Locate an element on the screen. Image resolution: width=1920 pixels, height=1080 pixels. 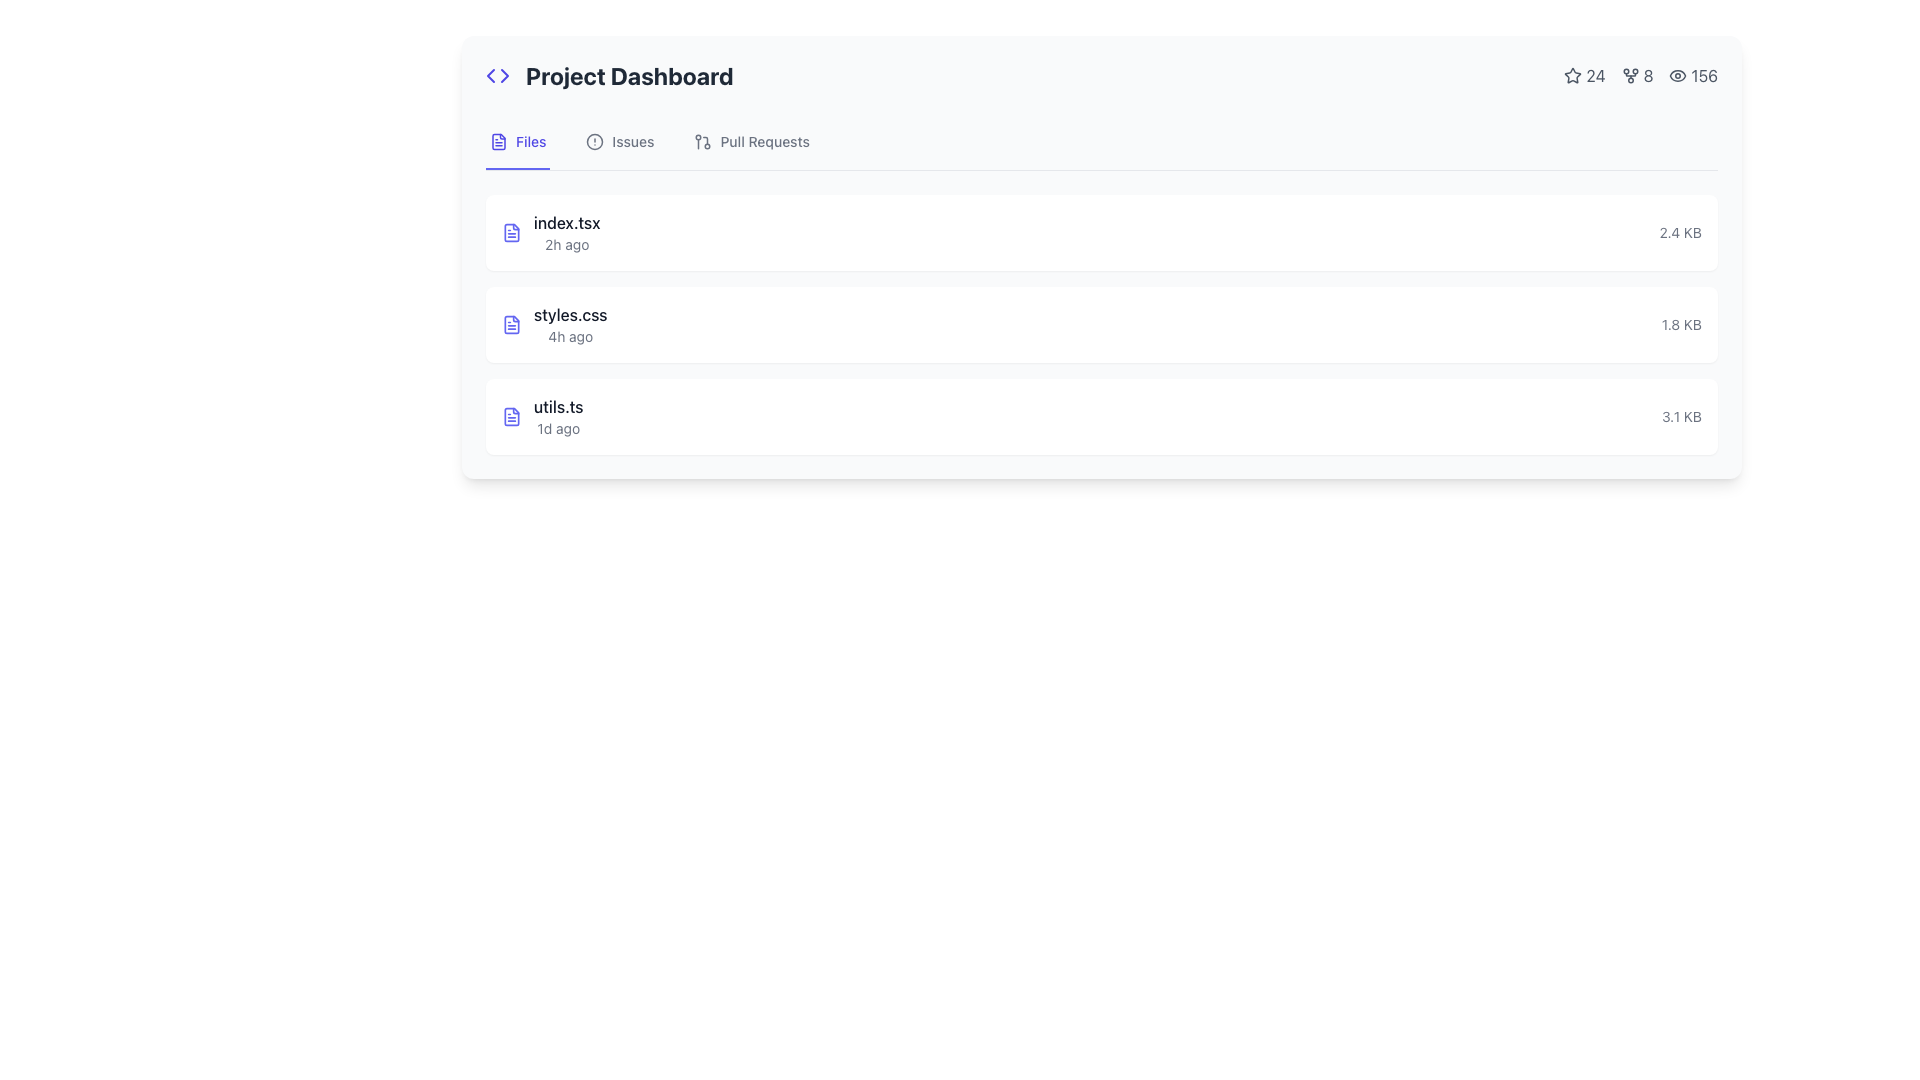
the first list item displaying information about the file 'index.tsx' is located at coordinates (551, 231).